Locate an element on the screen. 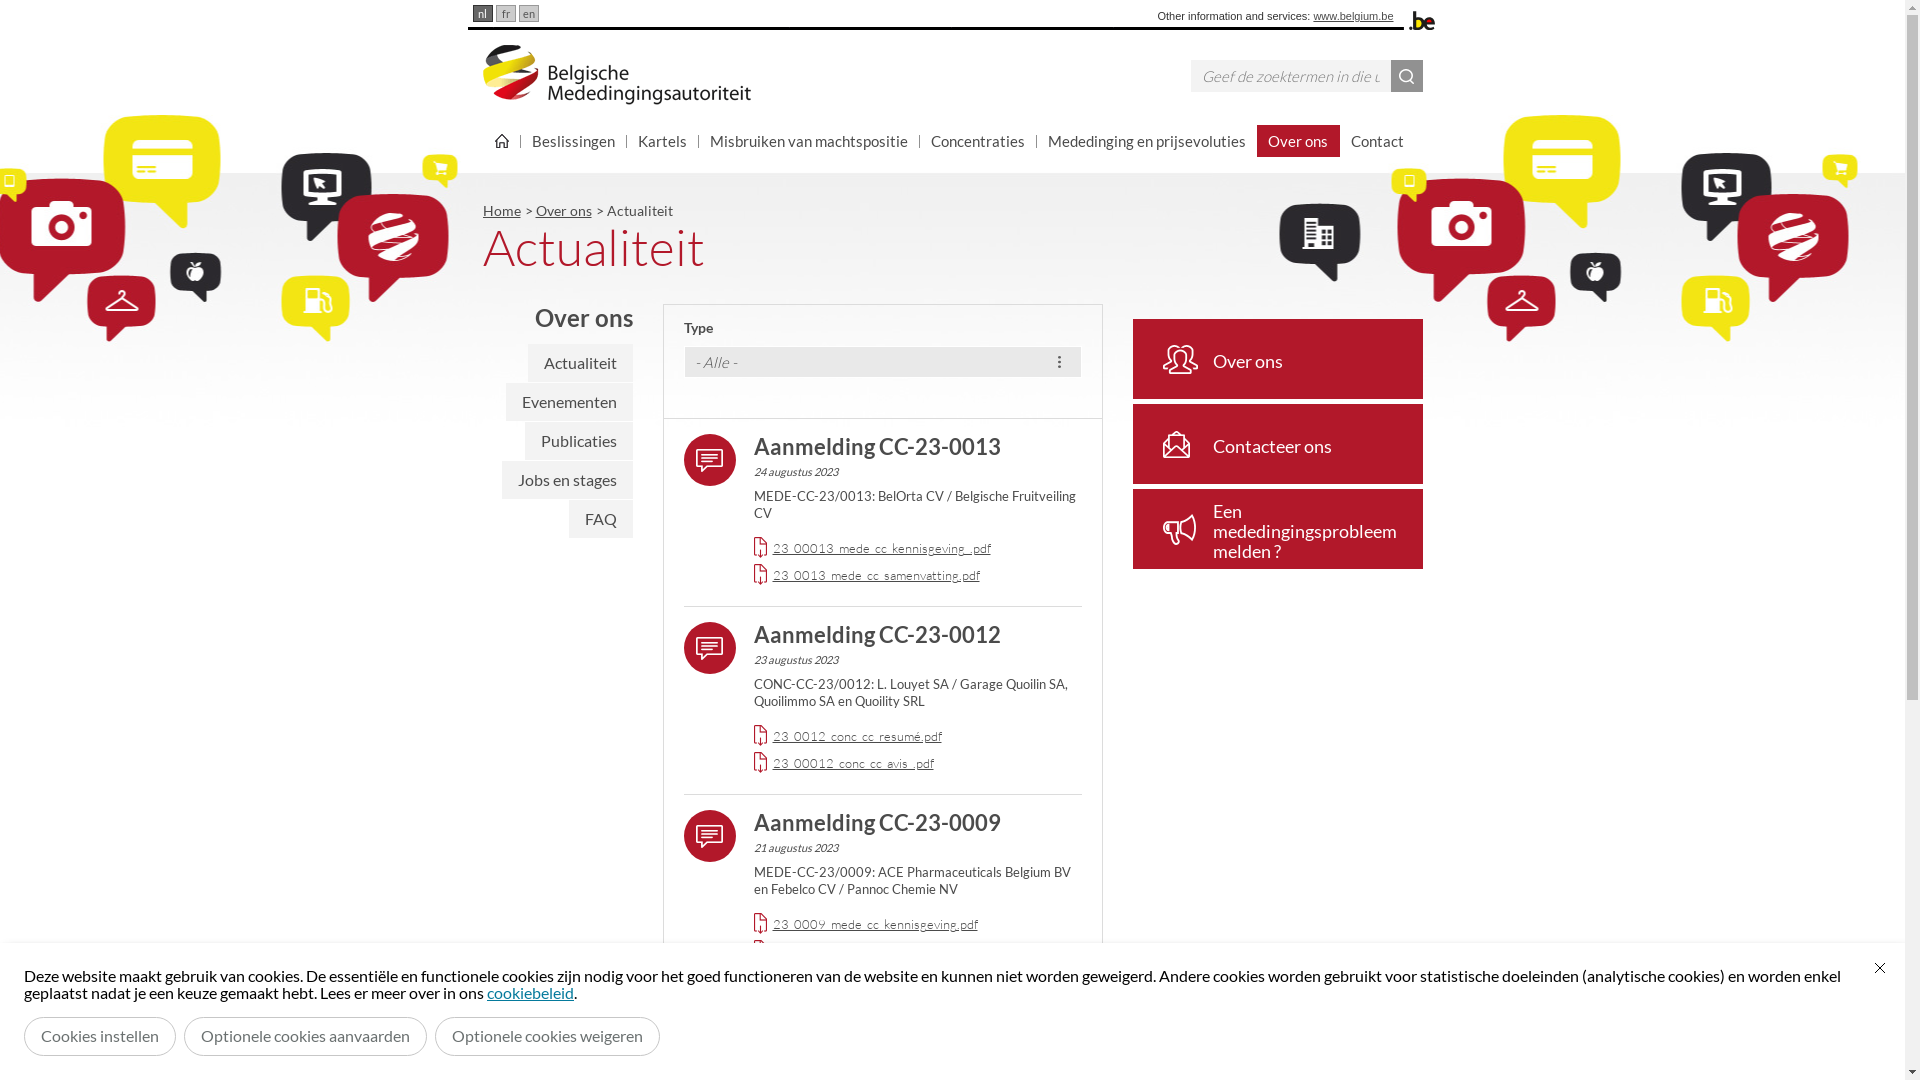 This screenshot has width=1920, height=1080. 'Aanmelding CC-23-0009' is located at coordinates (877, 822).